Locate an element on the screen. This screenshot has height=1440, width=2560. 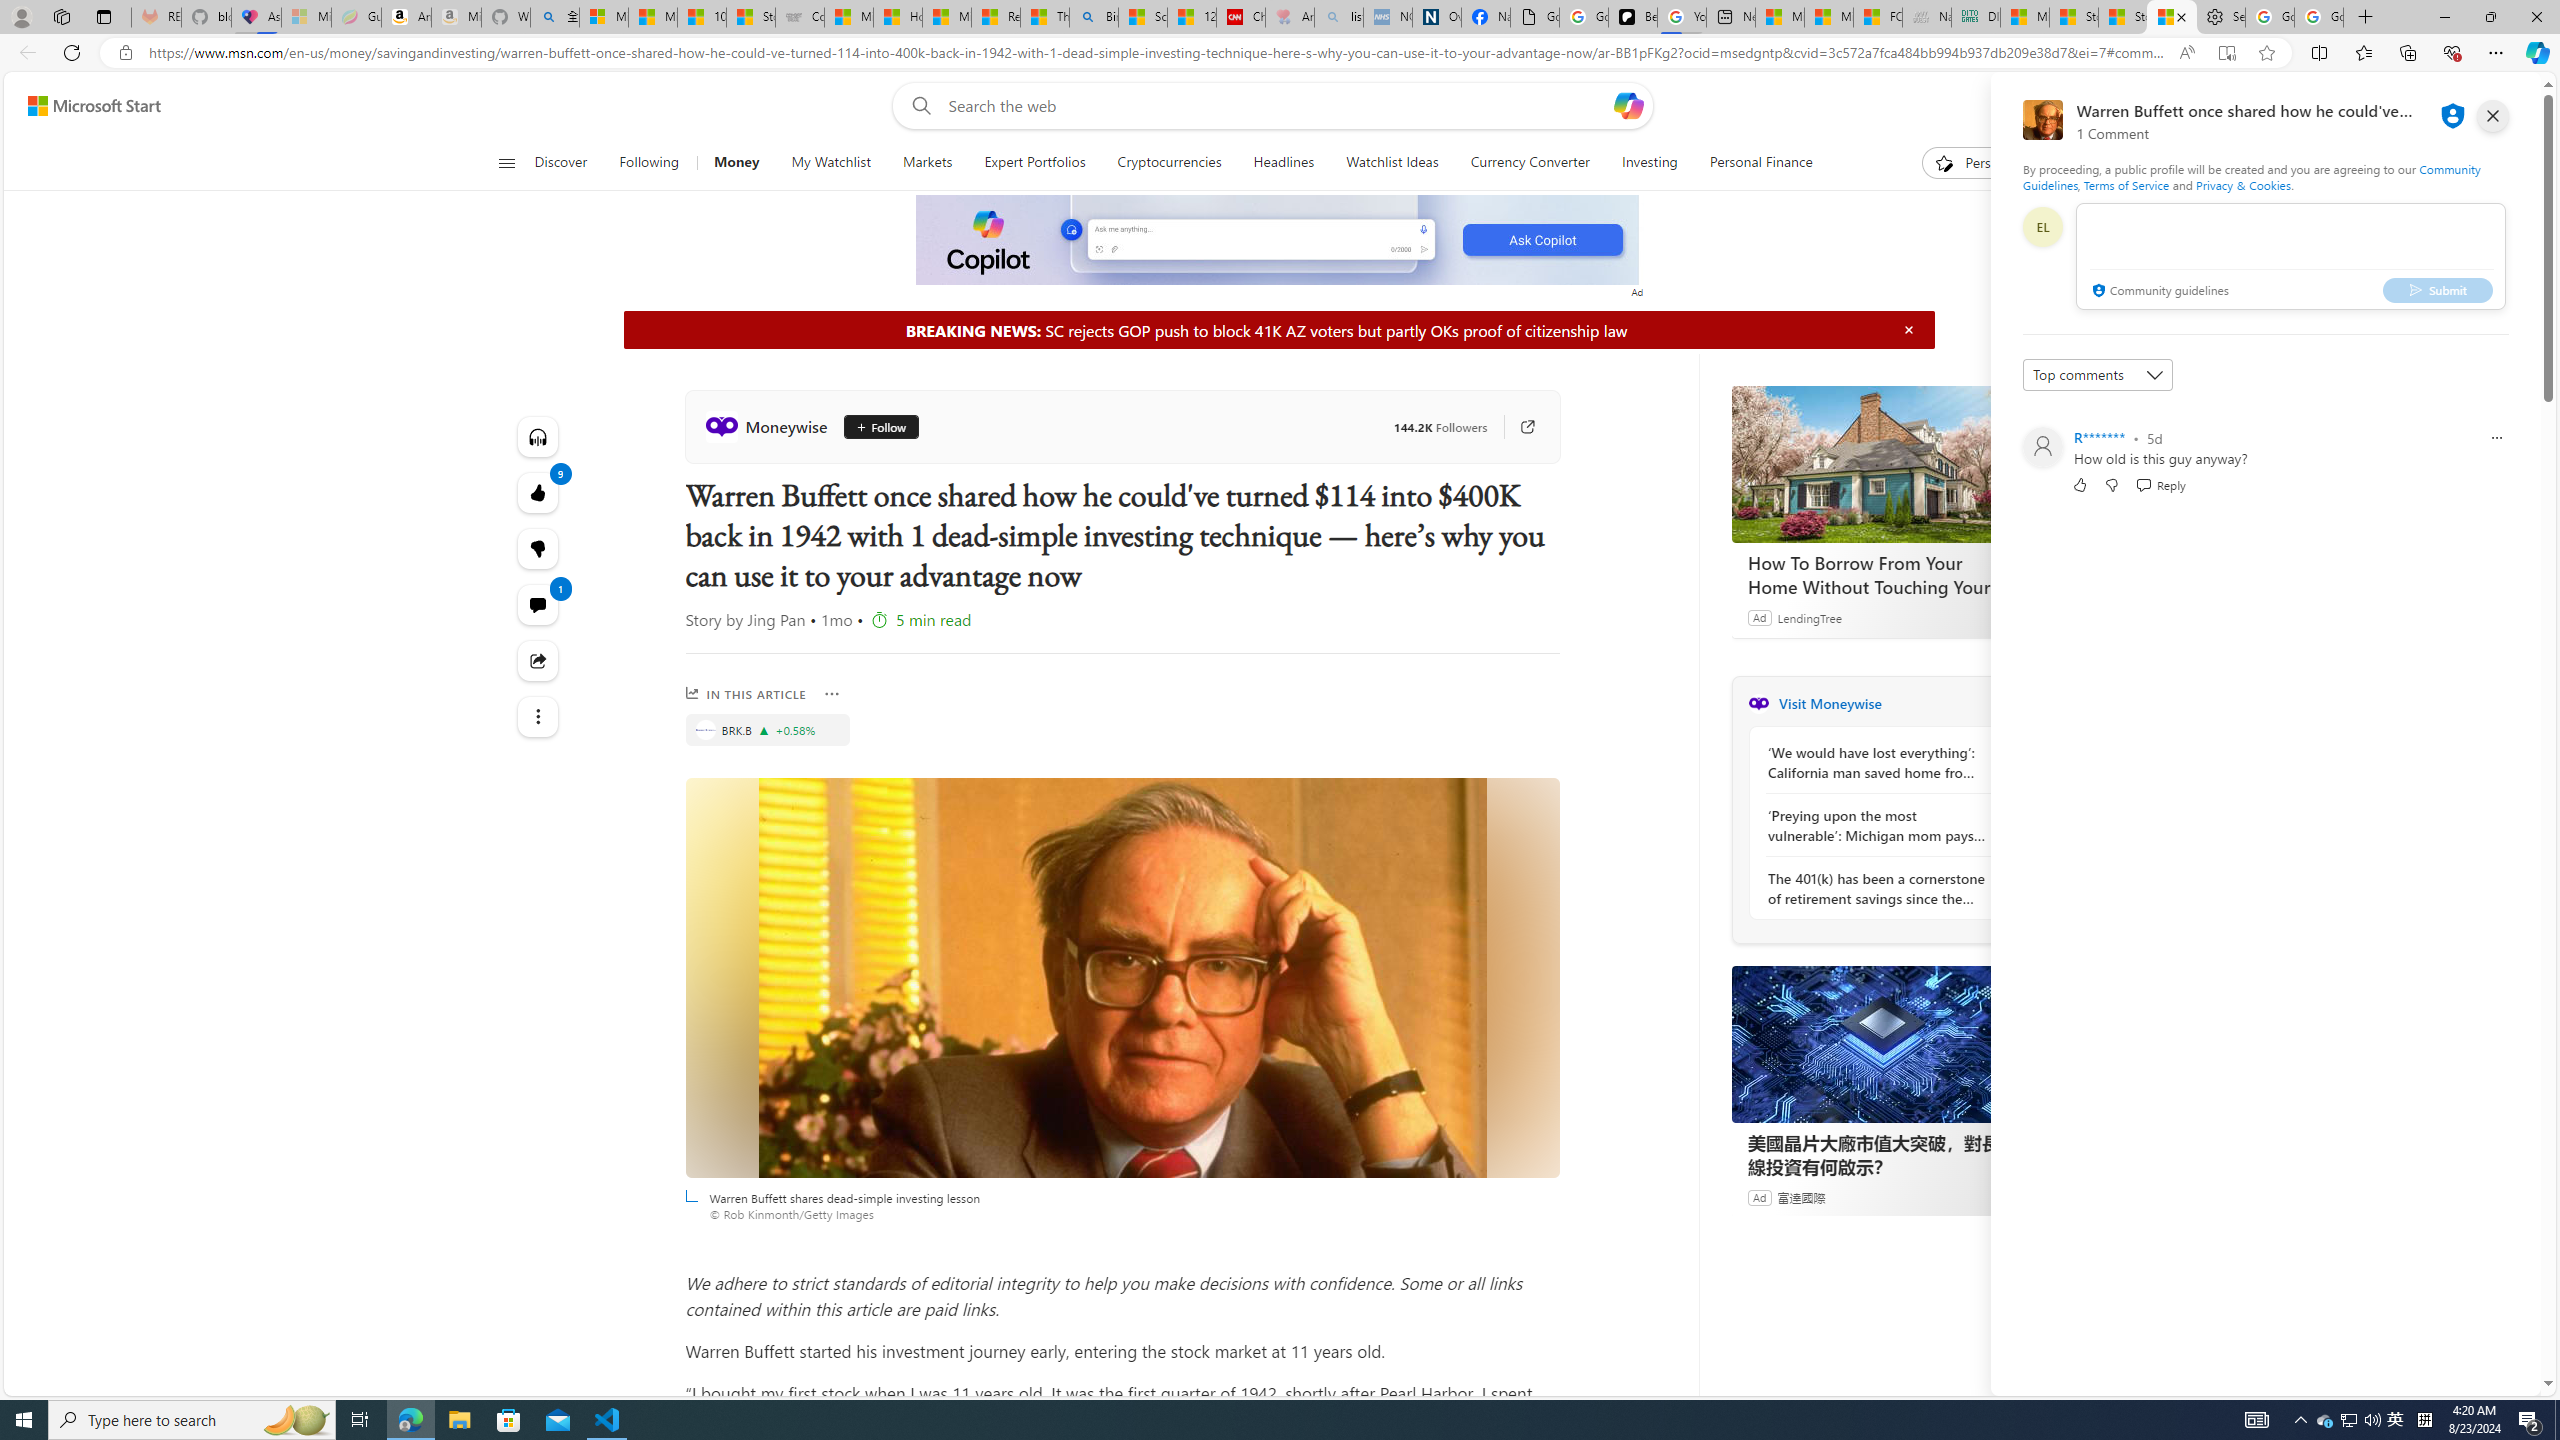
'R*******' is located at coordinates (2099, 436).